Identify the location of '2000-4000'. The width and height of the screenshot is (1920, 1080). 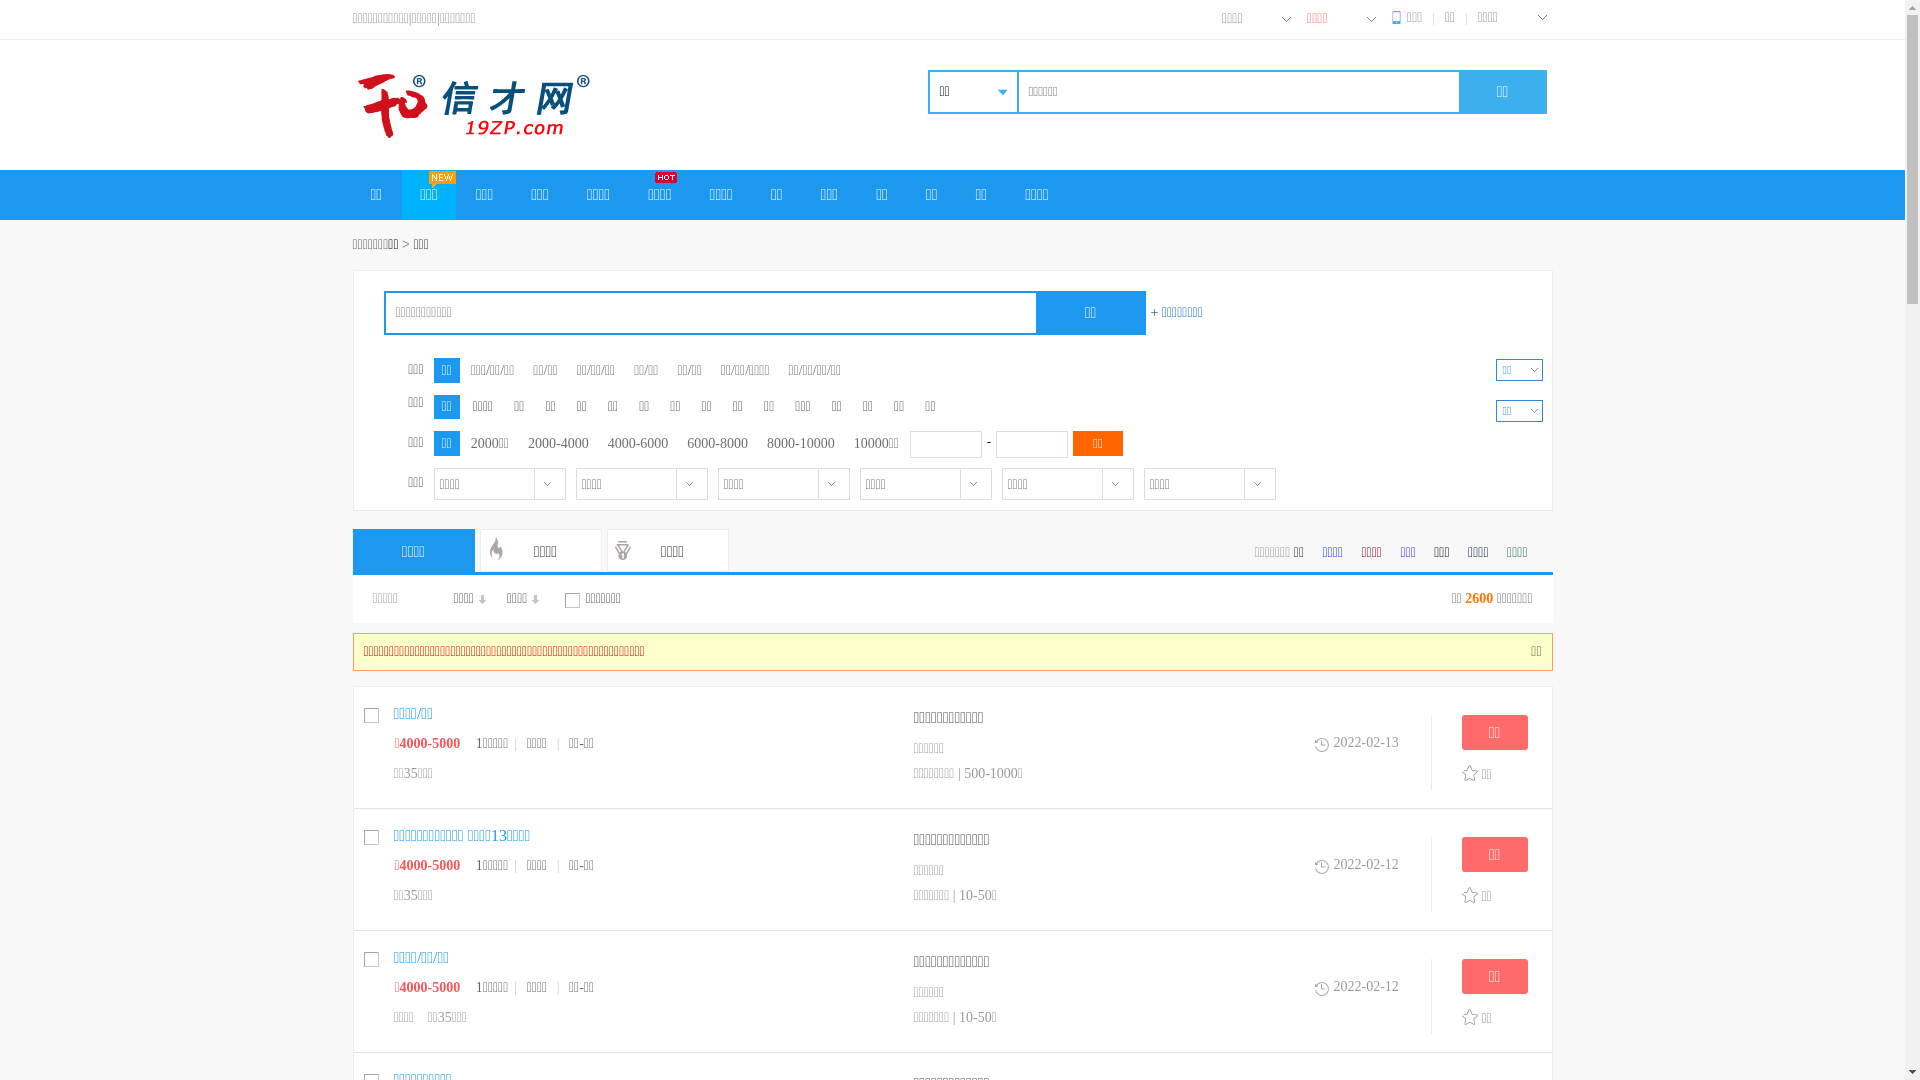
(558, 442).